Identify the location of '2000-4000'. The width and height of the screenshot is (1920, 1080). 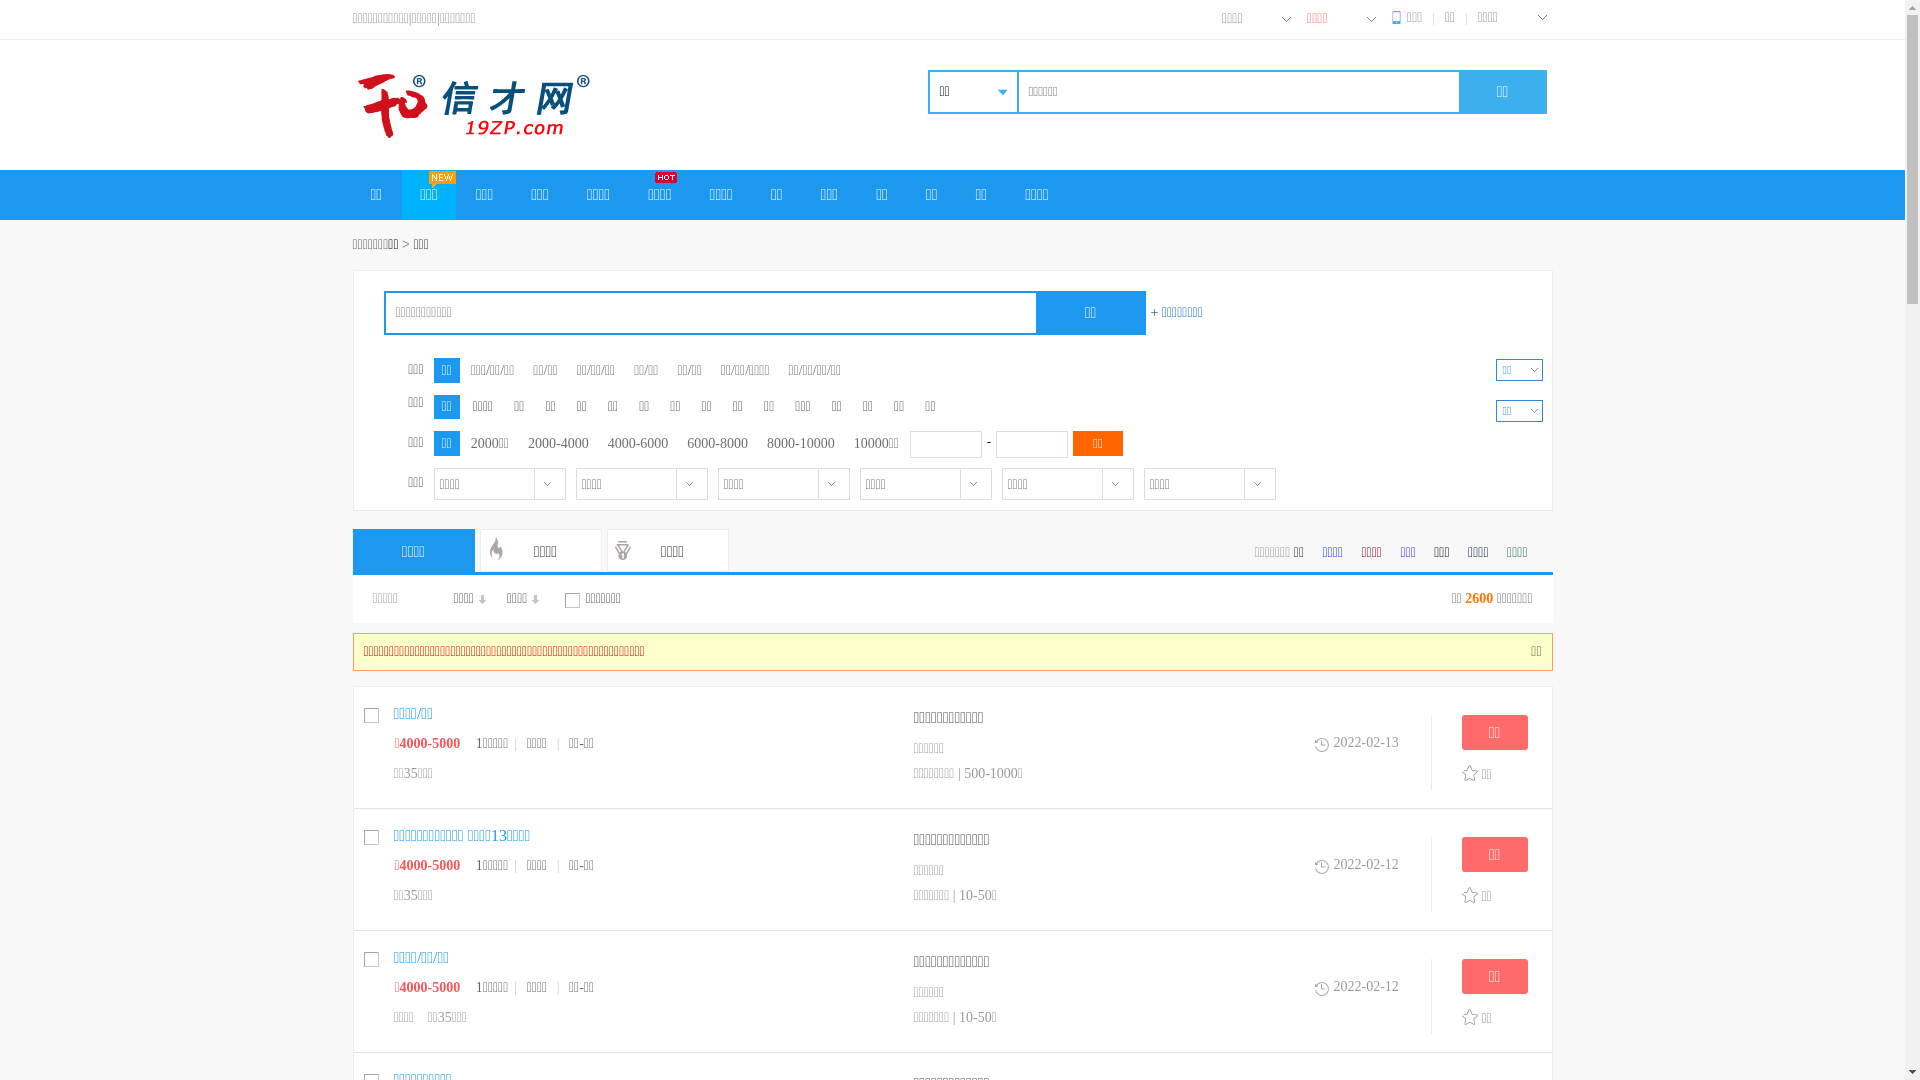
(558, 442).